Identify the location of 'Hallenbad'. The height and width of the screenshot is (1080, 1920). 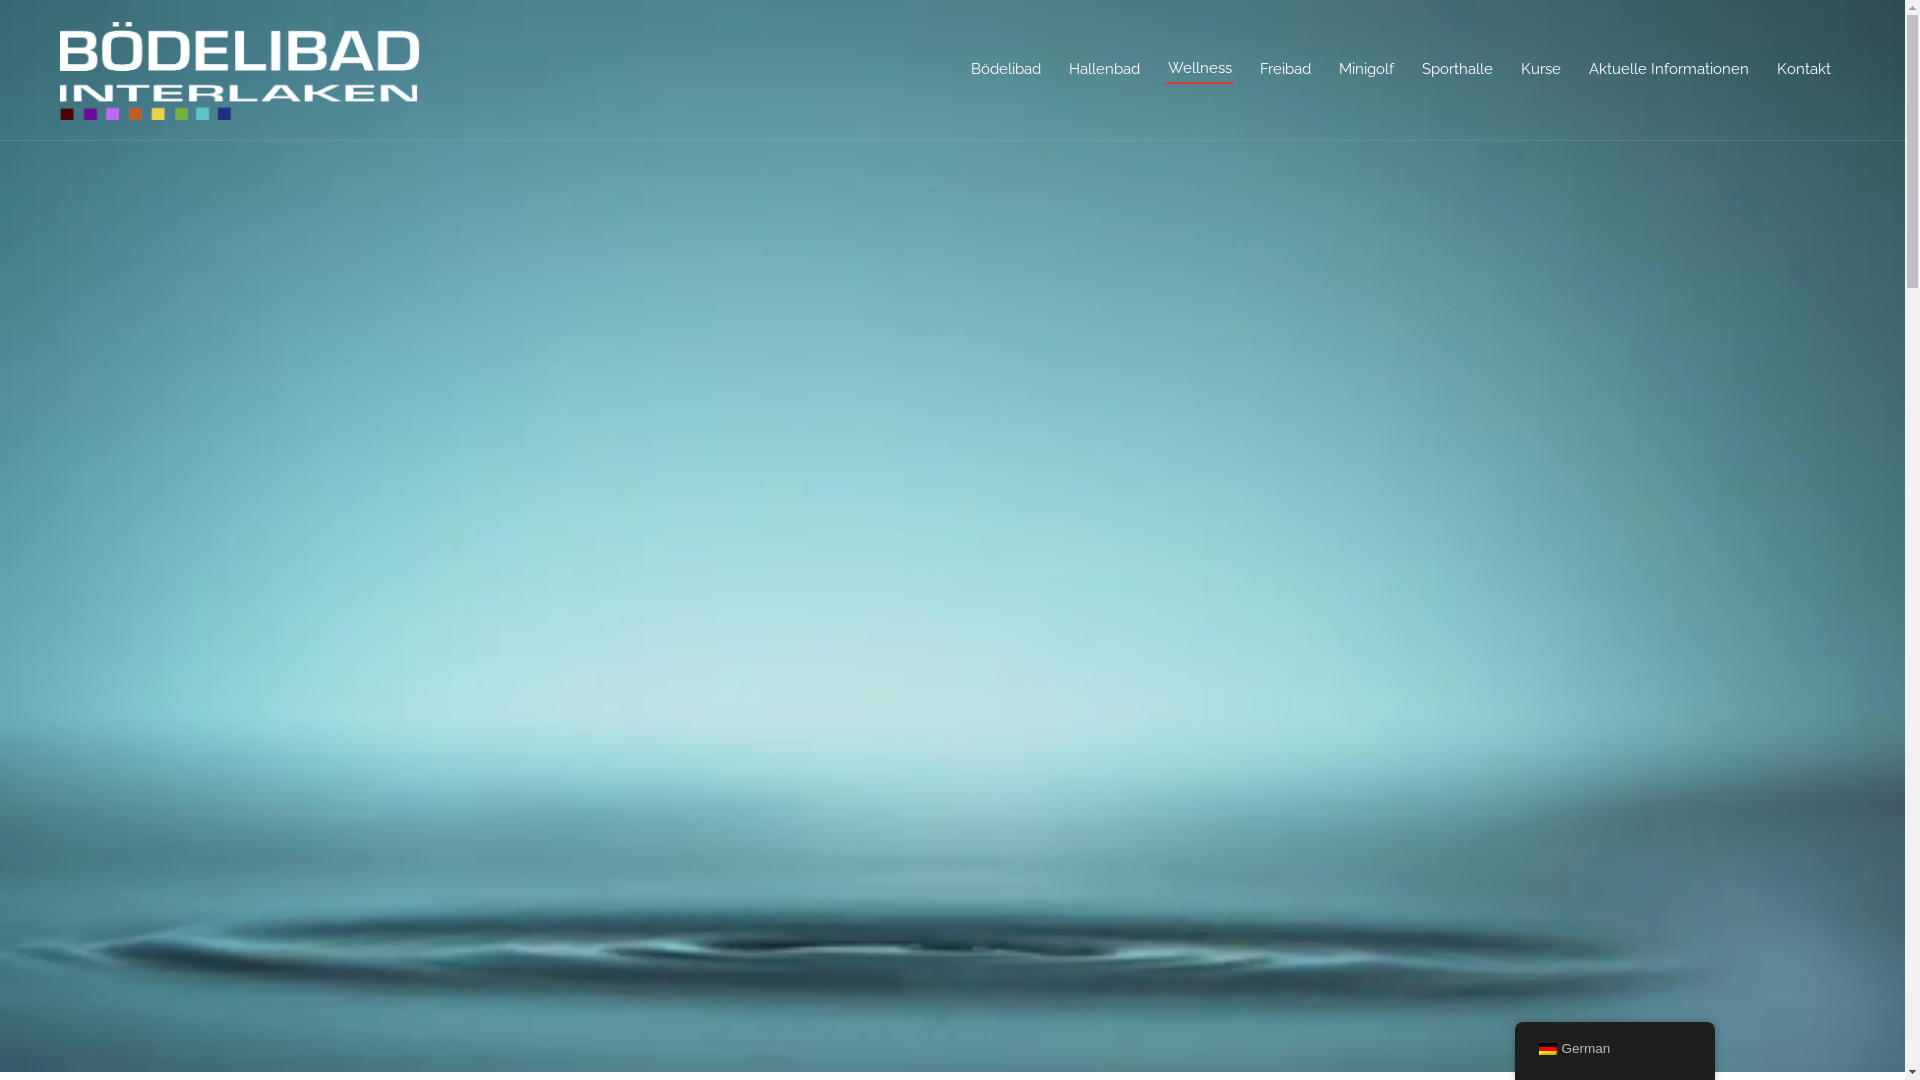
(1103, 68).